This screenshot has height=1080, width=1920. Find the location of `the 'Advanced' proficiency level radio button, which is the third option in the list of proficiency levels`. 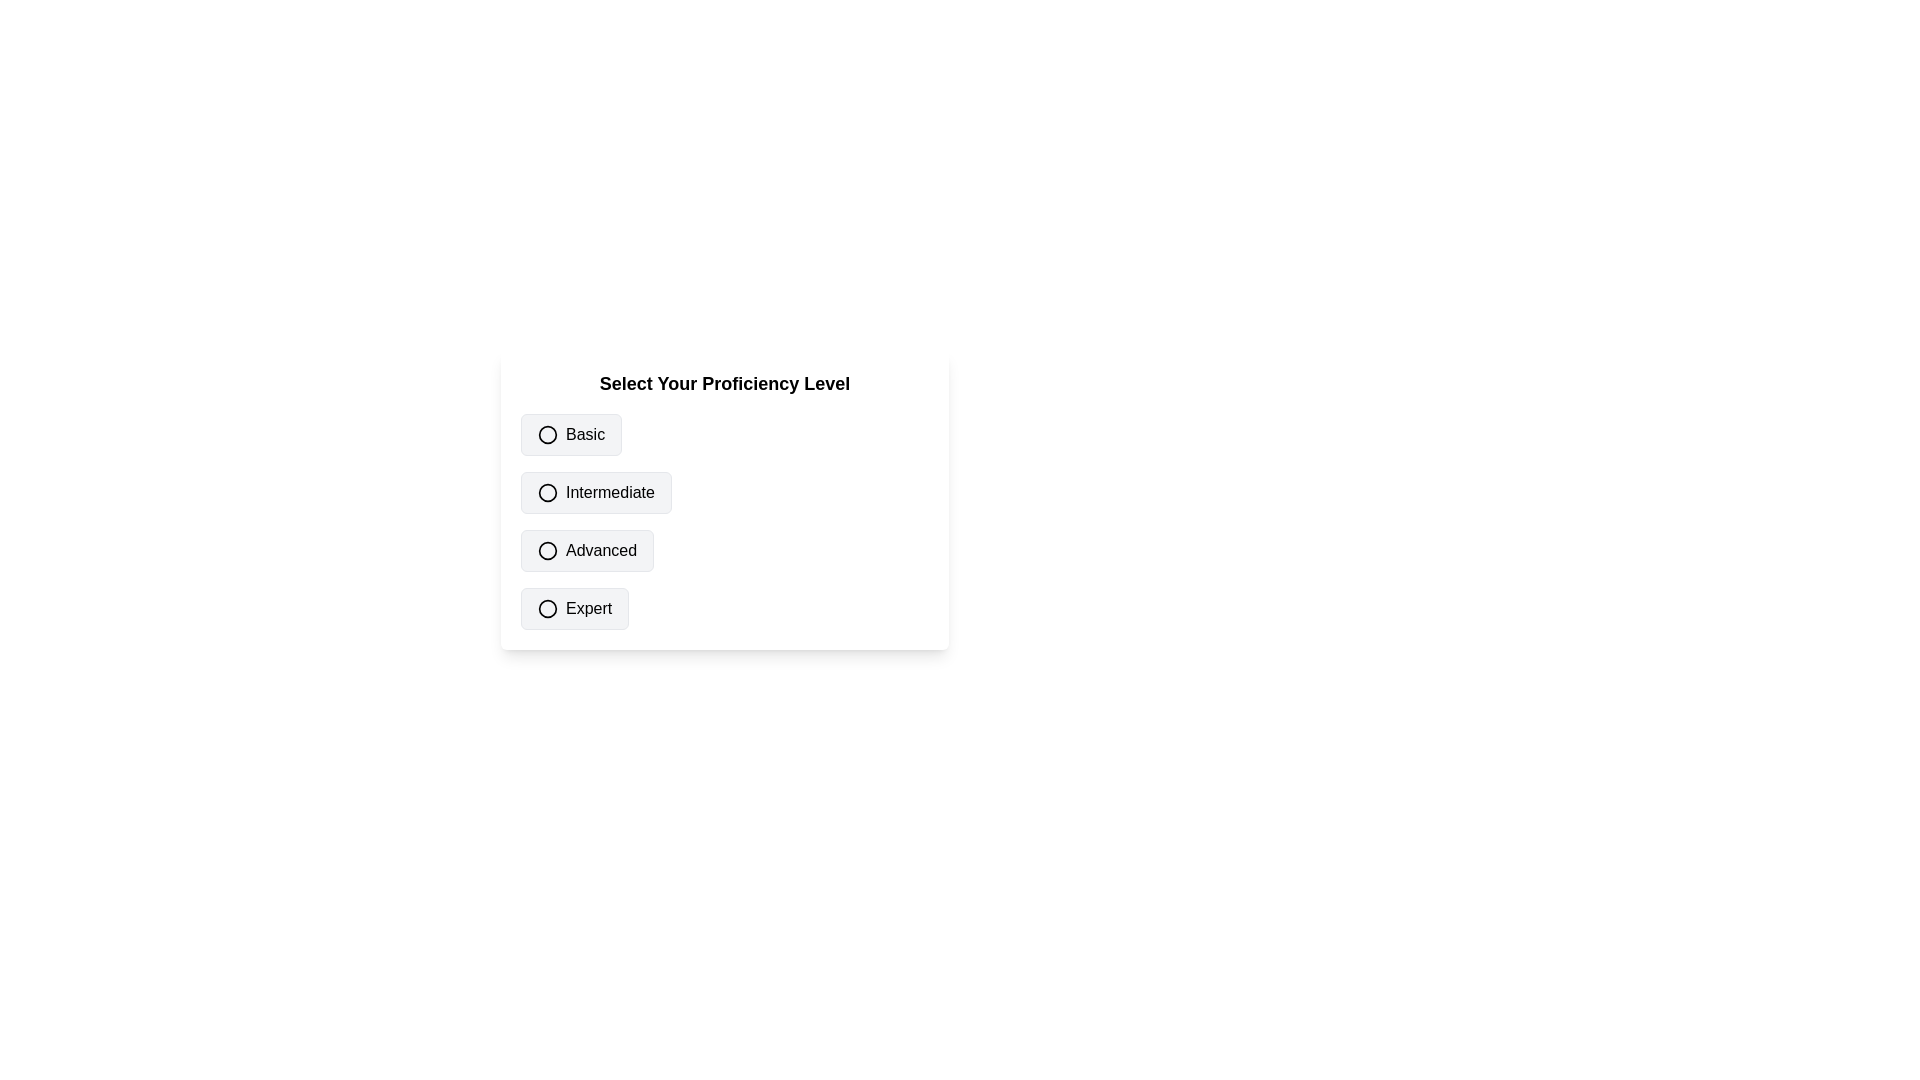

the 'Advanced' proficiency level radio button, which is the third option in the list of proficiency levels is located at coordinates (723, 551).